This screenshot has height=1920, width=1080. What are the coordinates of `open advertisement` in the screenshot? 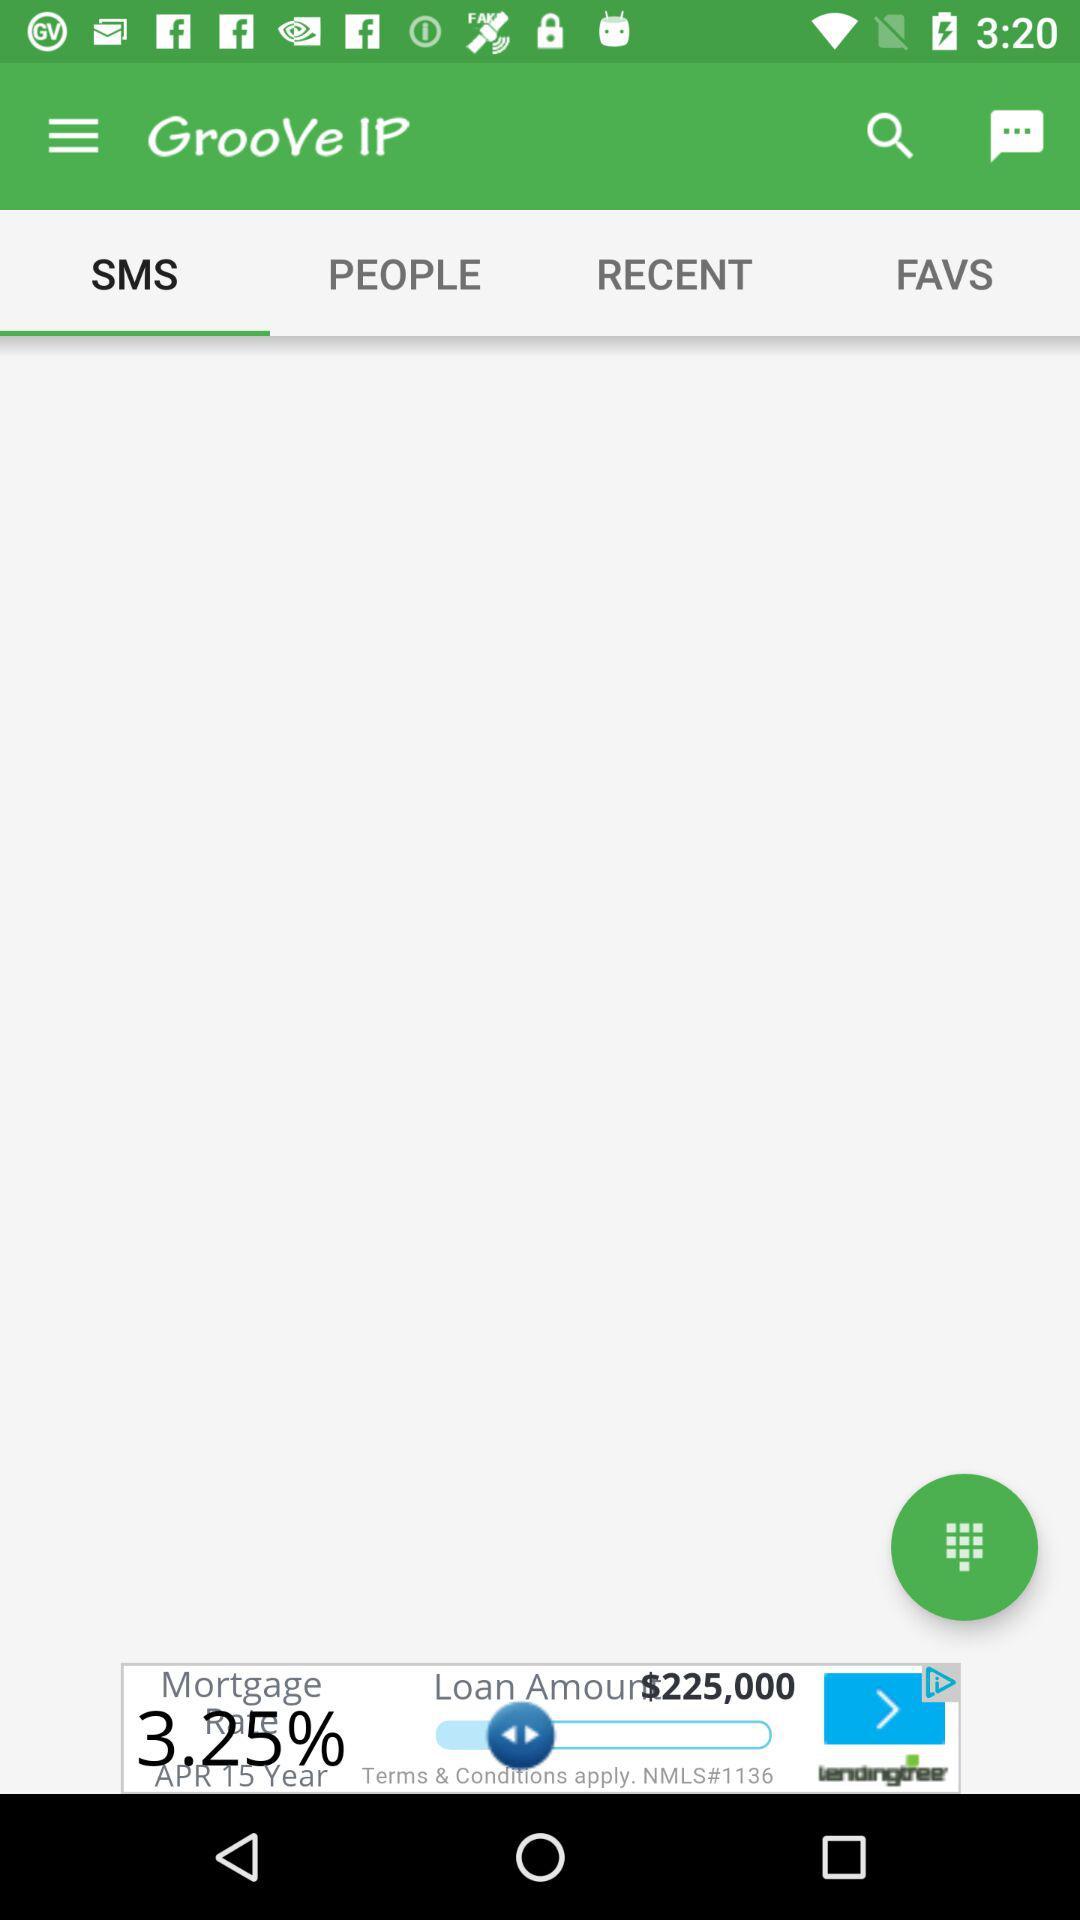 It's located at (540, 1727).